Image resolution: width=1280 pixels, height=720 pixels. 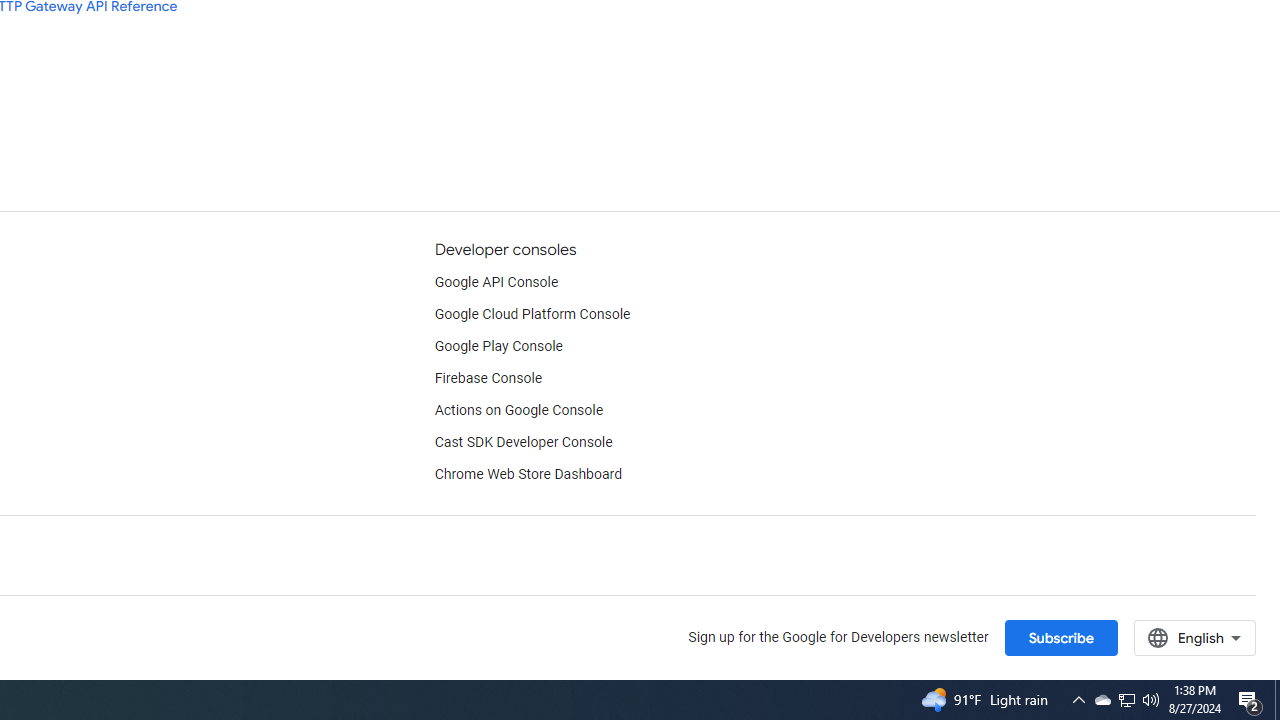 What do you see at coordinates (519, 410) in the screenshot?
I see `'Actions on Google Console'` at bounding box center [519, 410].